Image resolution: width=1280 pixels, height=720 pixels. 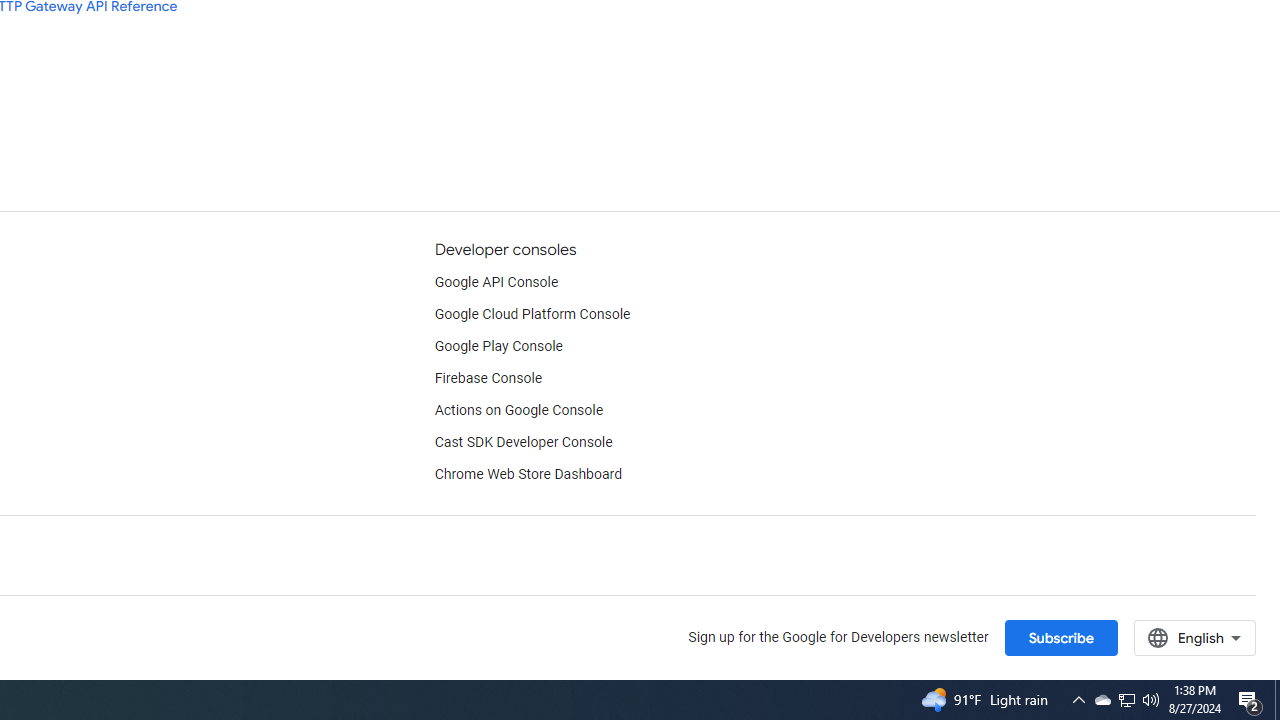 What do you see at coordinates (519, 410) in the screenshot?
I see `'Actions on Google Console'` at bounding box center [519, 410].